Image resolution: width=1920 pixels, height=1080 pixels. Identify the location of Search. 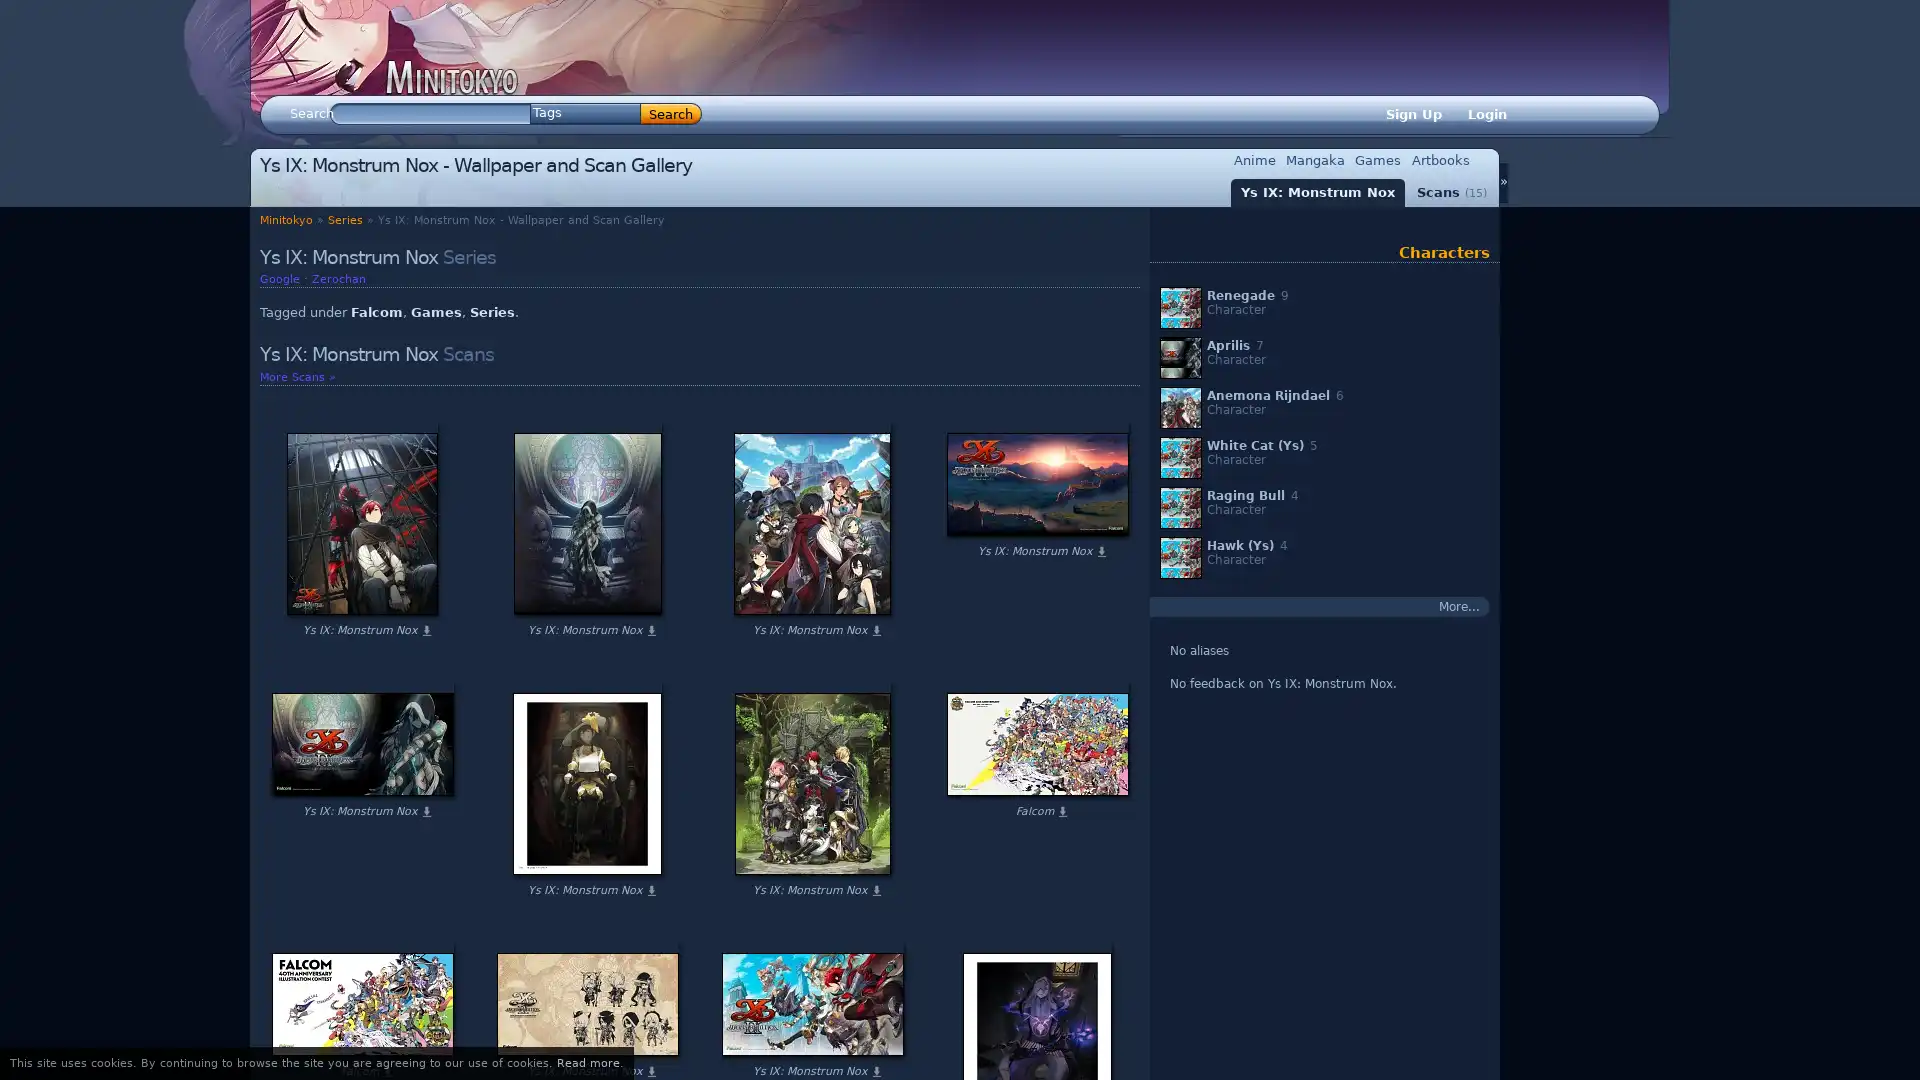
(671, 114).